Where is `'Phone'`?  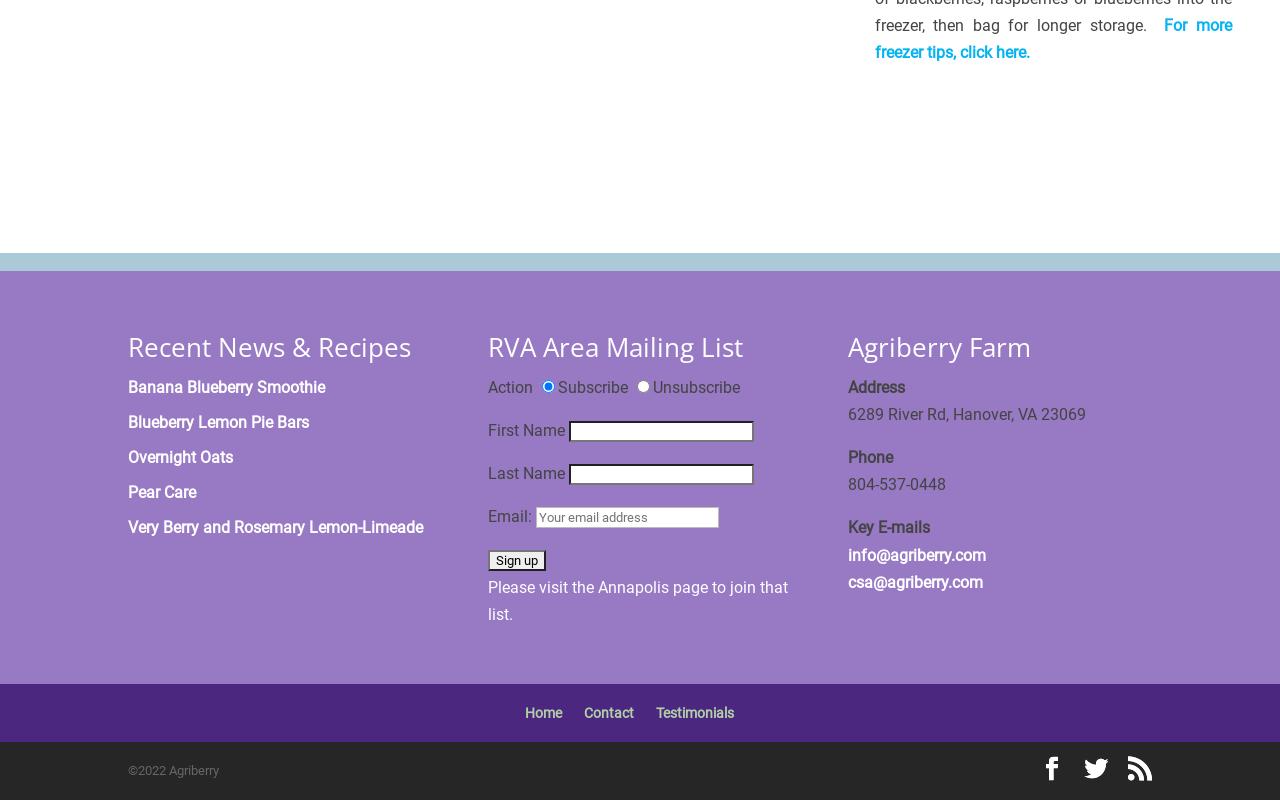 'Phone' is located at coordinates (870, 456).